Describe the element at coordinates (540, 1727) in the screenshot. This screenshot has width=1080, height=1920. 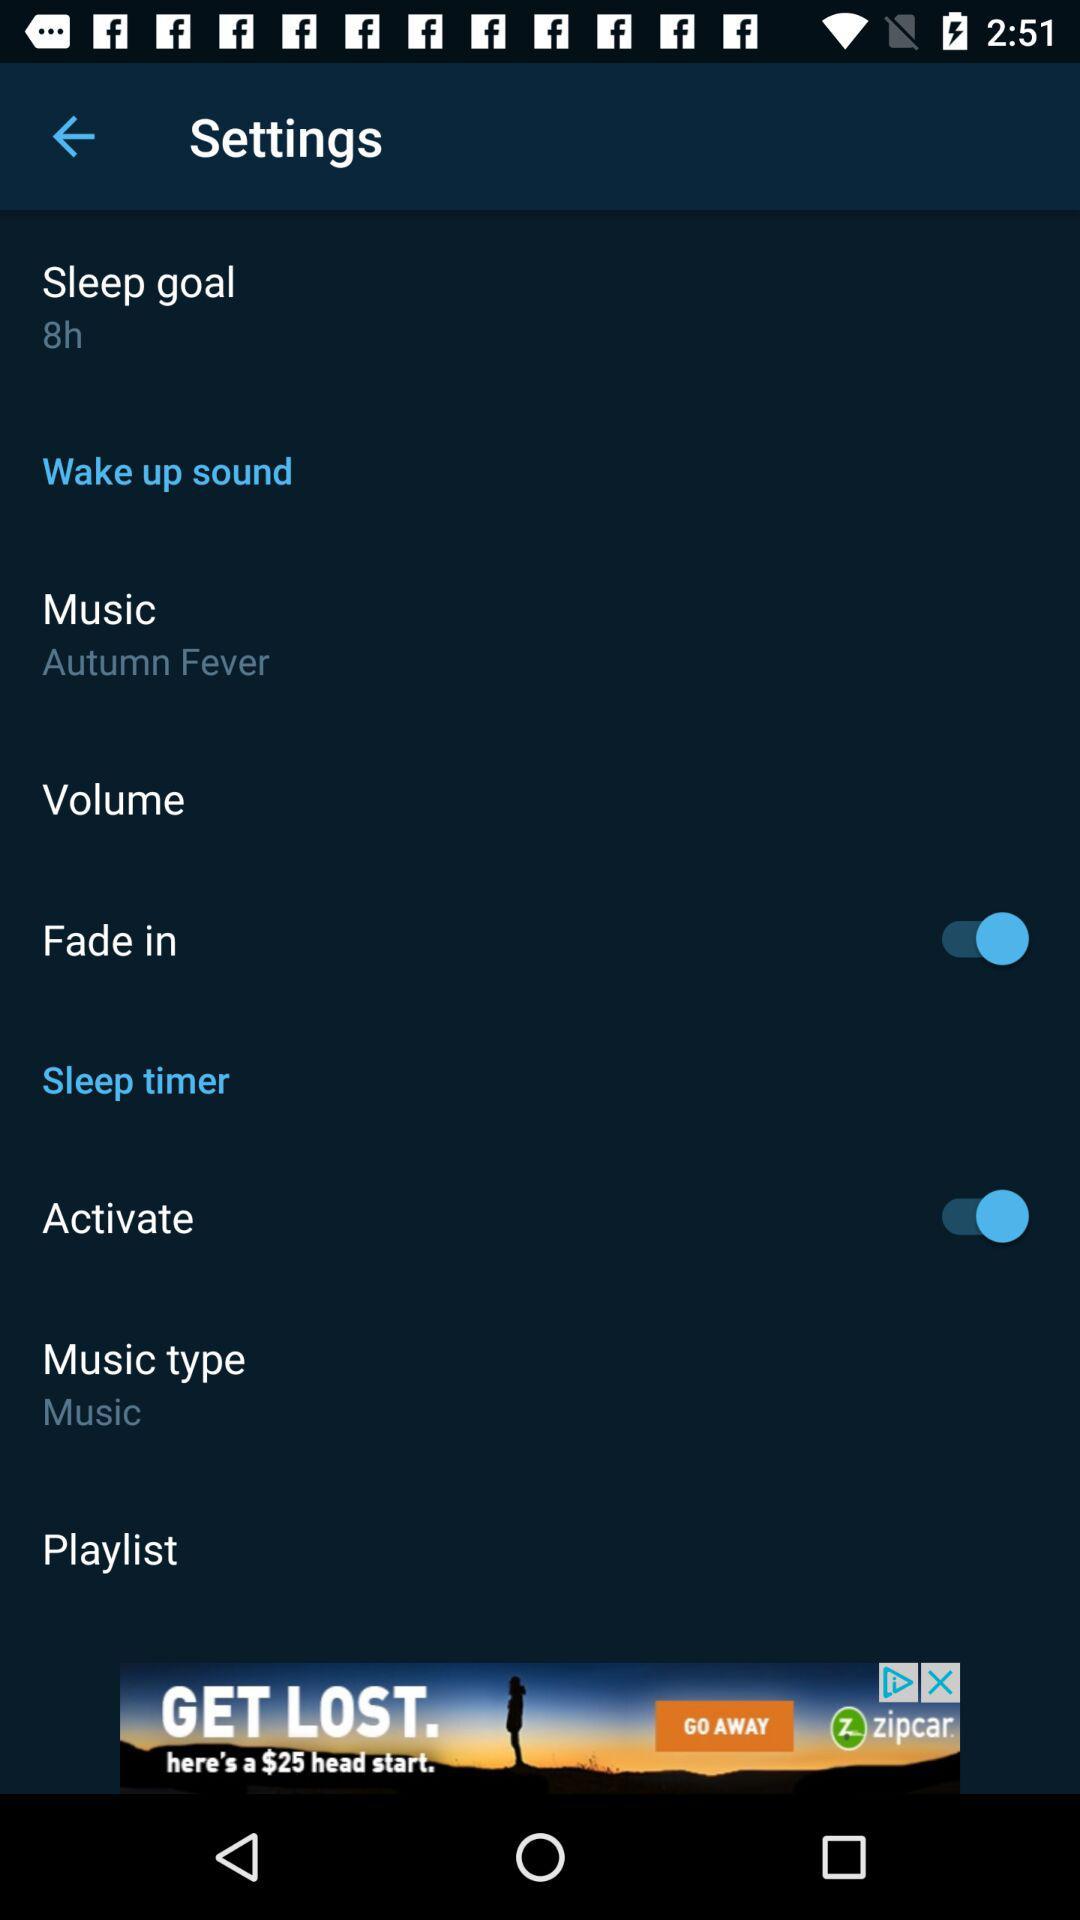
I see `opens a advertisement` at that location.